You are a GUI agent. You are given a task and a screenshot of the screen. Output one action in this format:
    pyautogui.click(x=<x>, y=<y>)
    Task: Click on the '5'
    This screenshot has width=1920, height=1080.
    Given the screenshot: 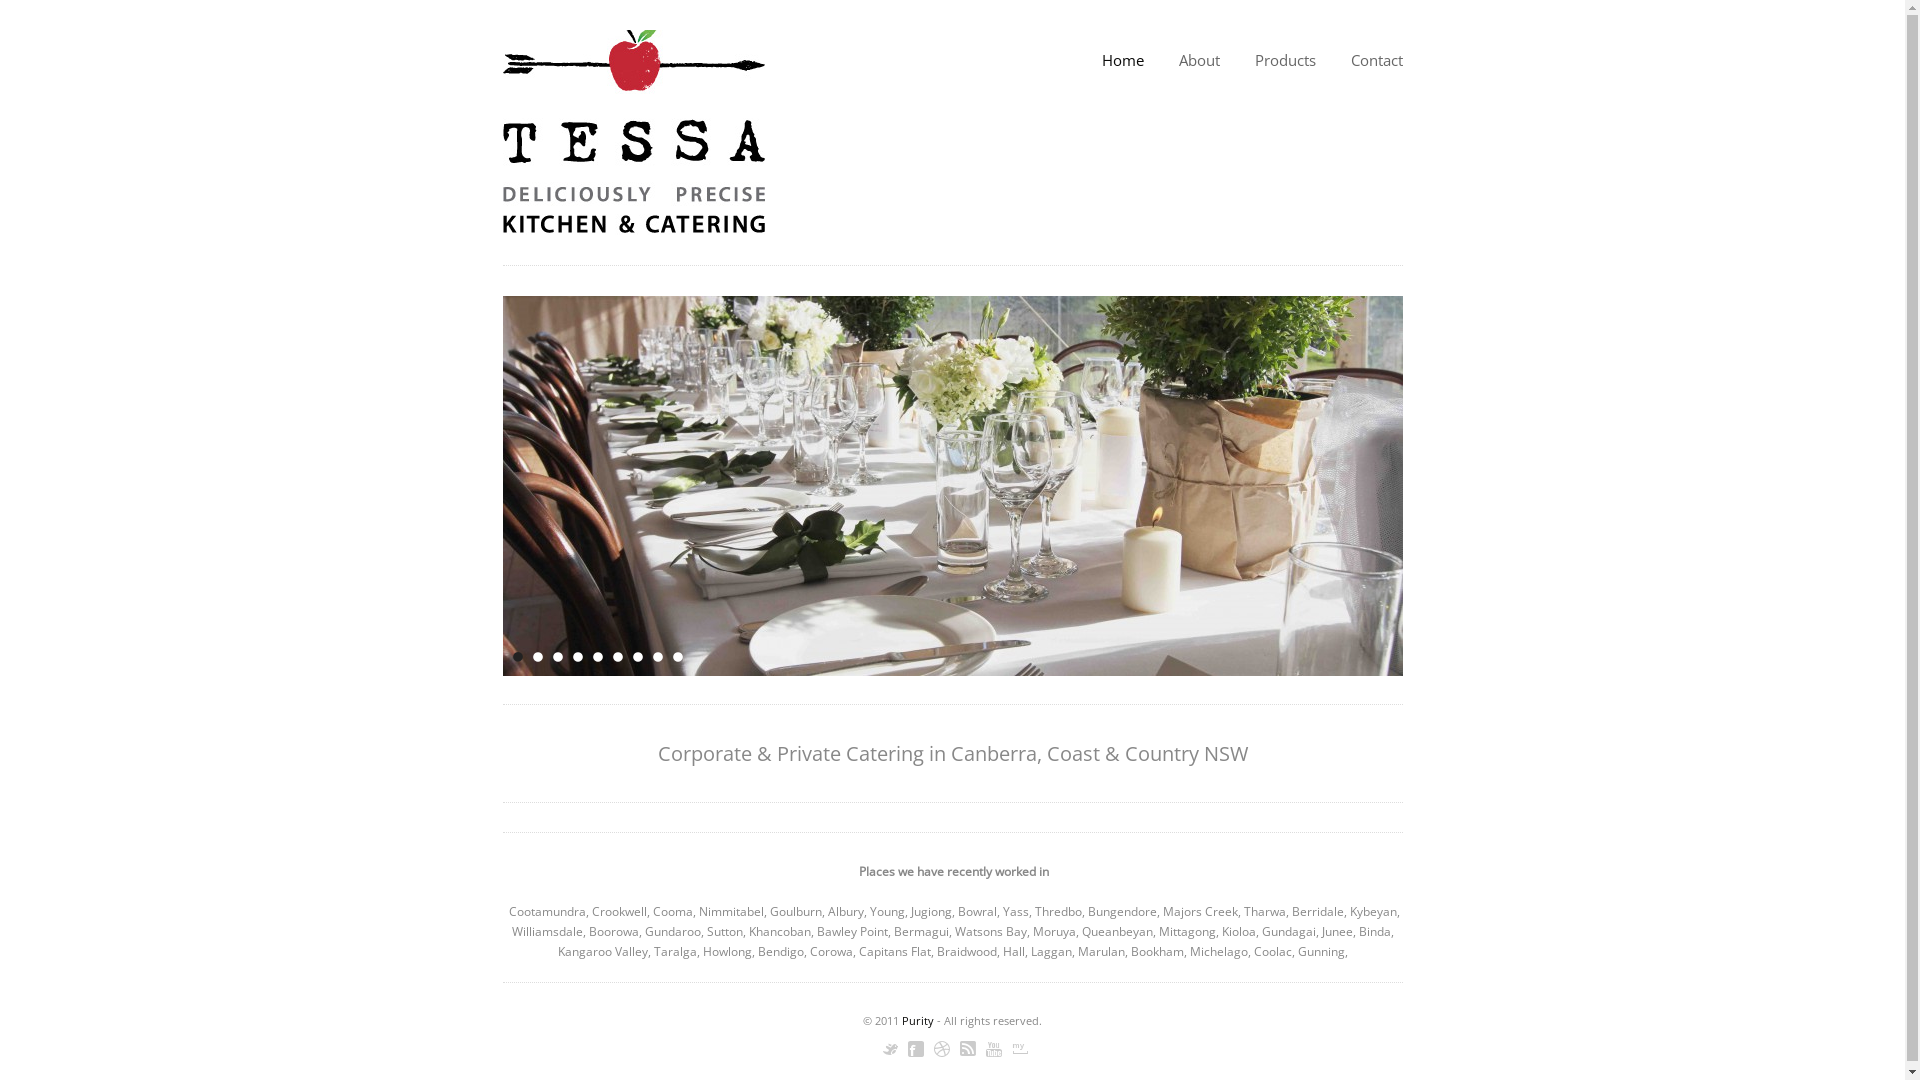 What is the action you would take?
    pyautogui.click(x=595, y=656)
    